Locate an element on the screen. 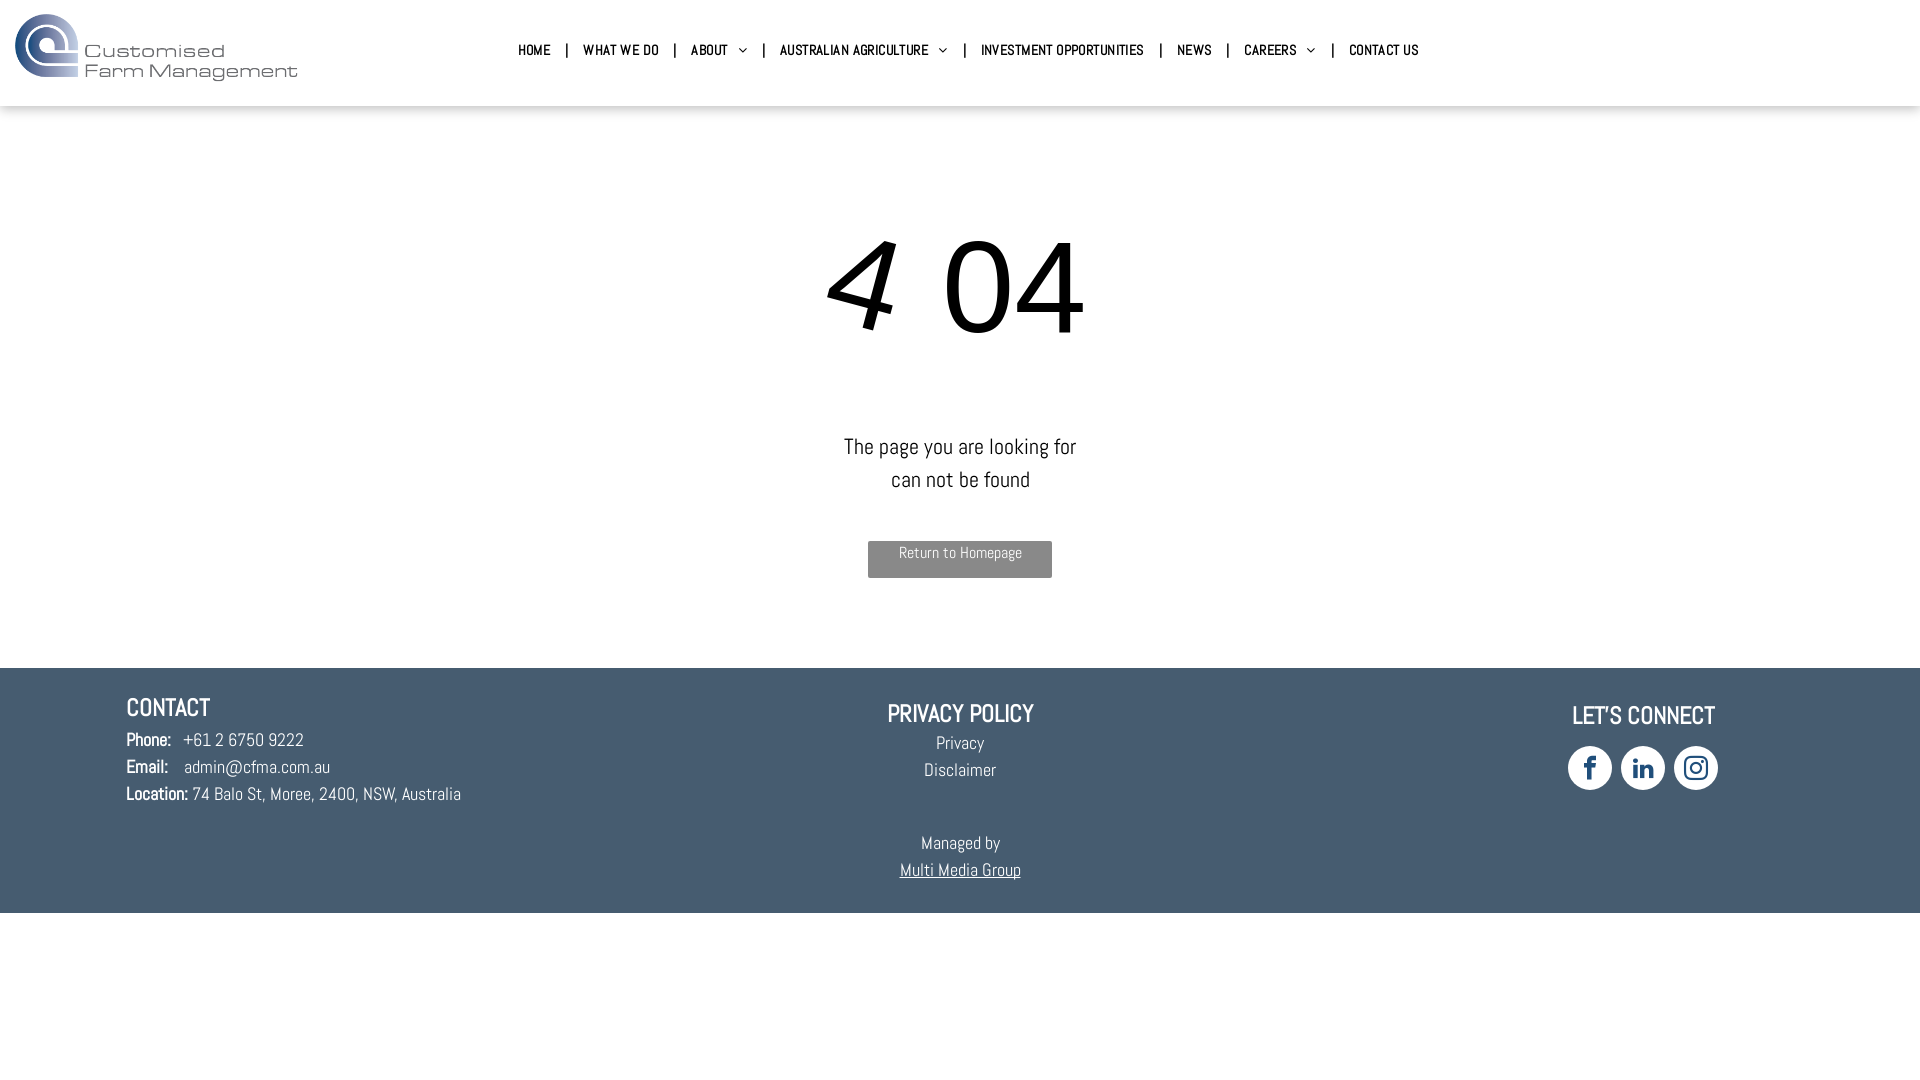 The image size is (1920, 1080). 'AUSTRALIAN AGRICULTURE' is located at coordinates (864, 50).